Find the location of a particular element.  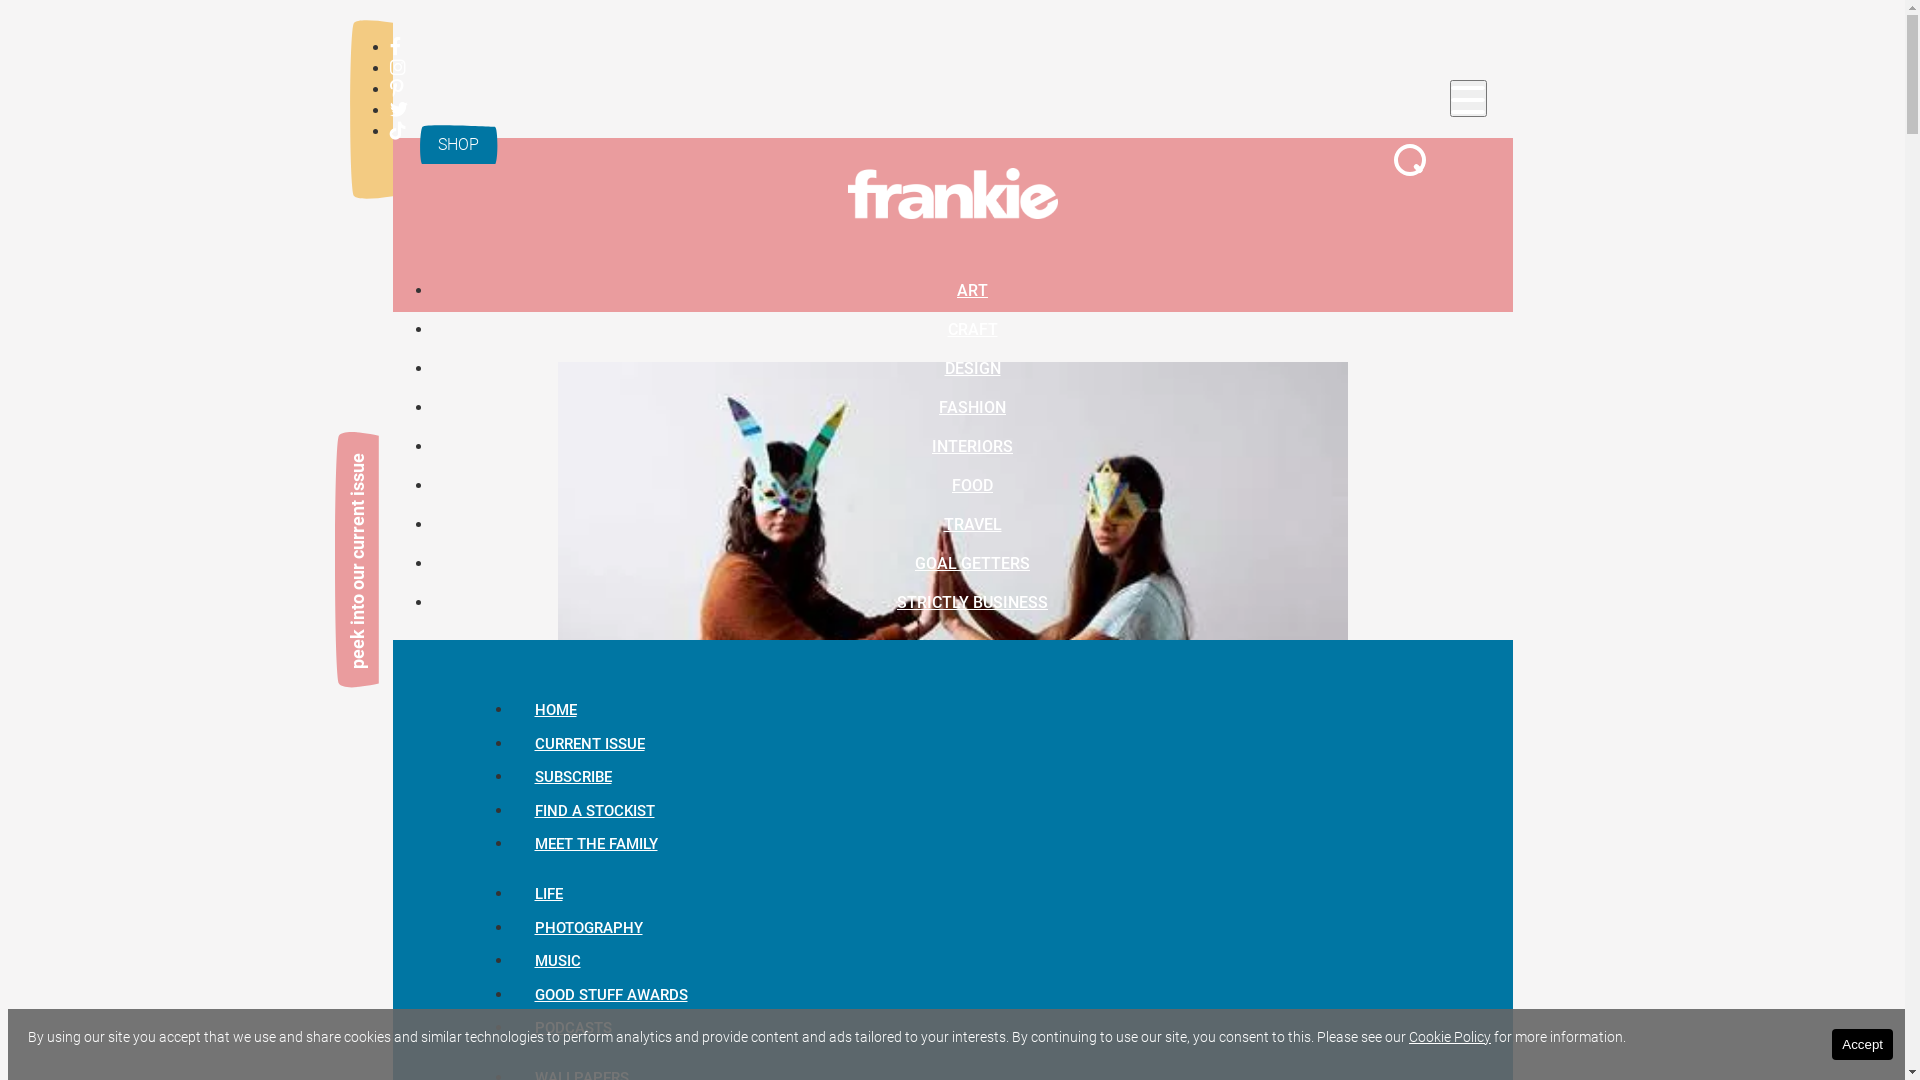

'FASHION' is located at coordinates (972, 405).